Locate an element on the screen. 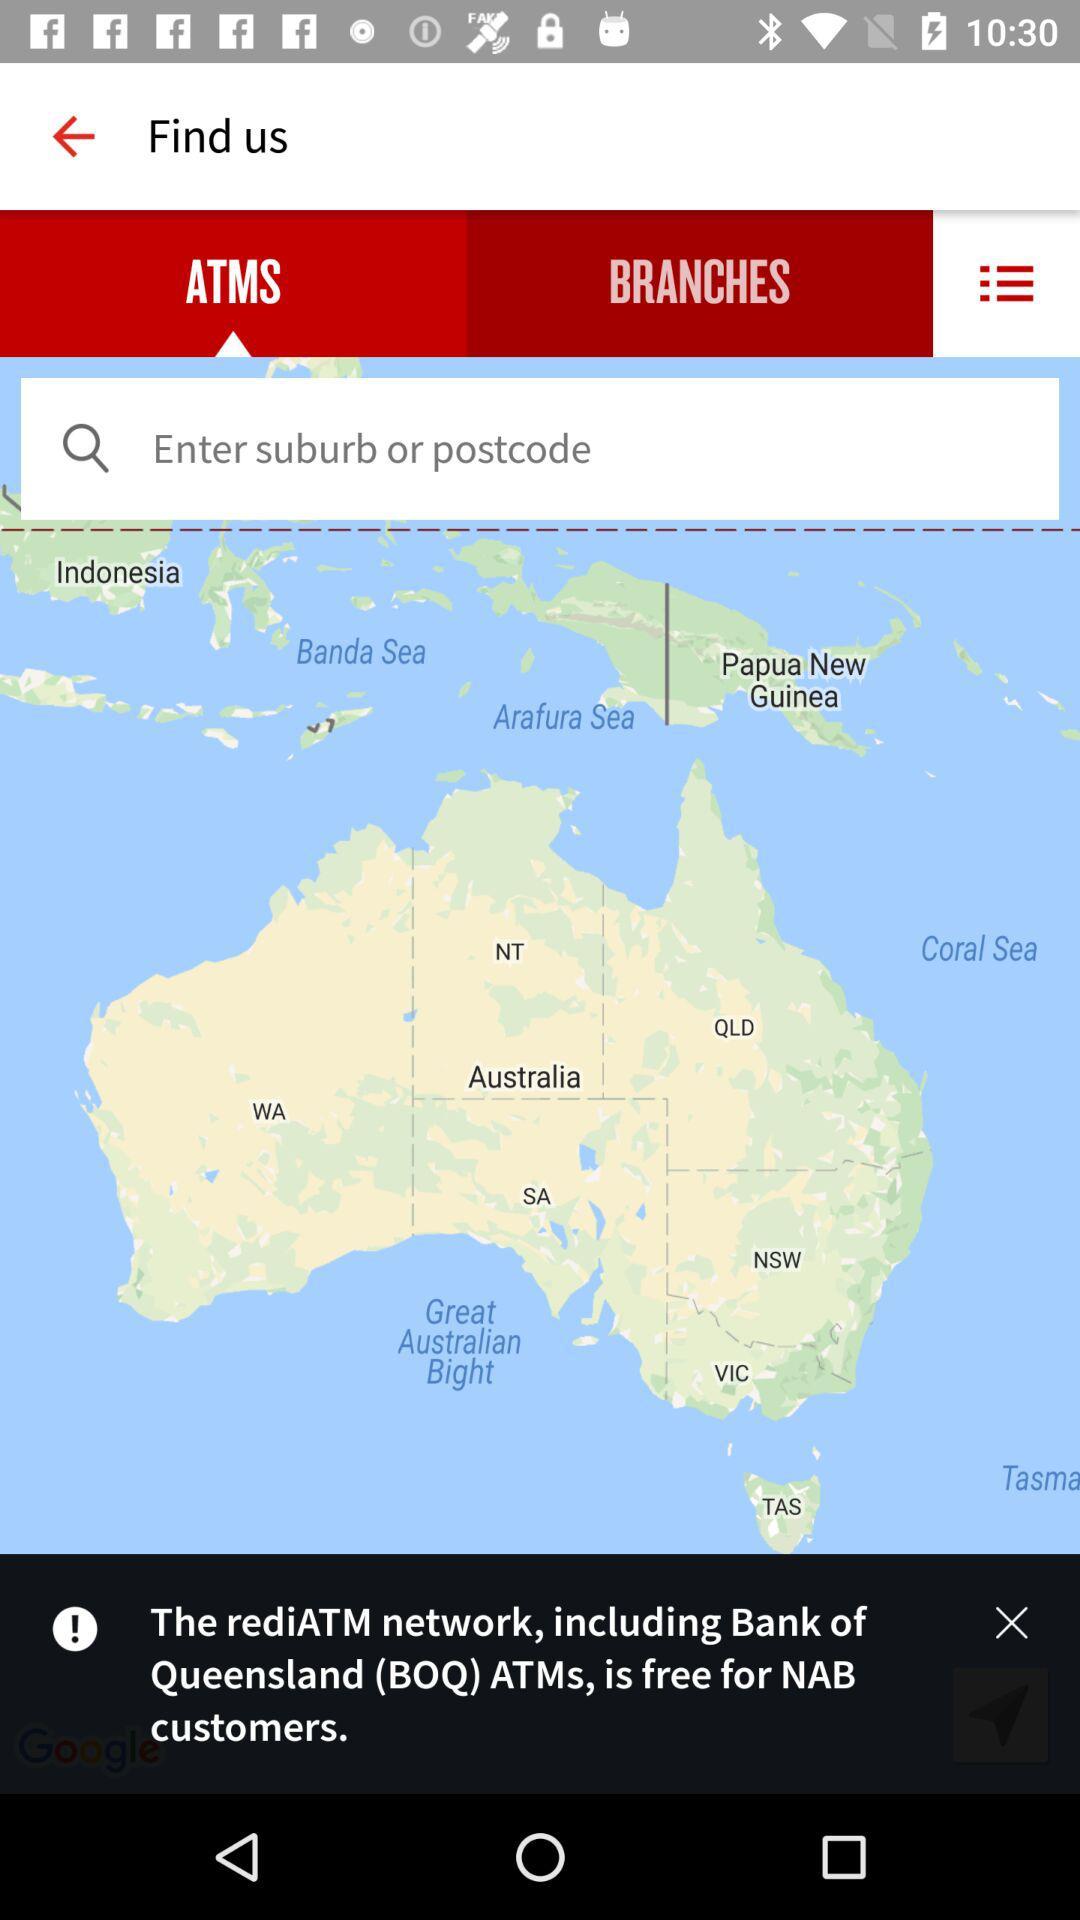 The height and width of the screenshot is (1920, 1080). the close icon is located at coordinates (1011, 1622).